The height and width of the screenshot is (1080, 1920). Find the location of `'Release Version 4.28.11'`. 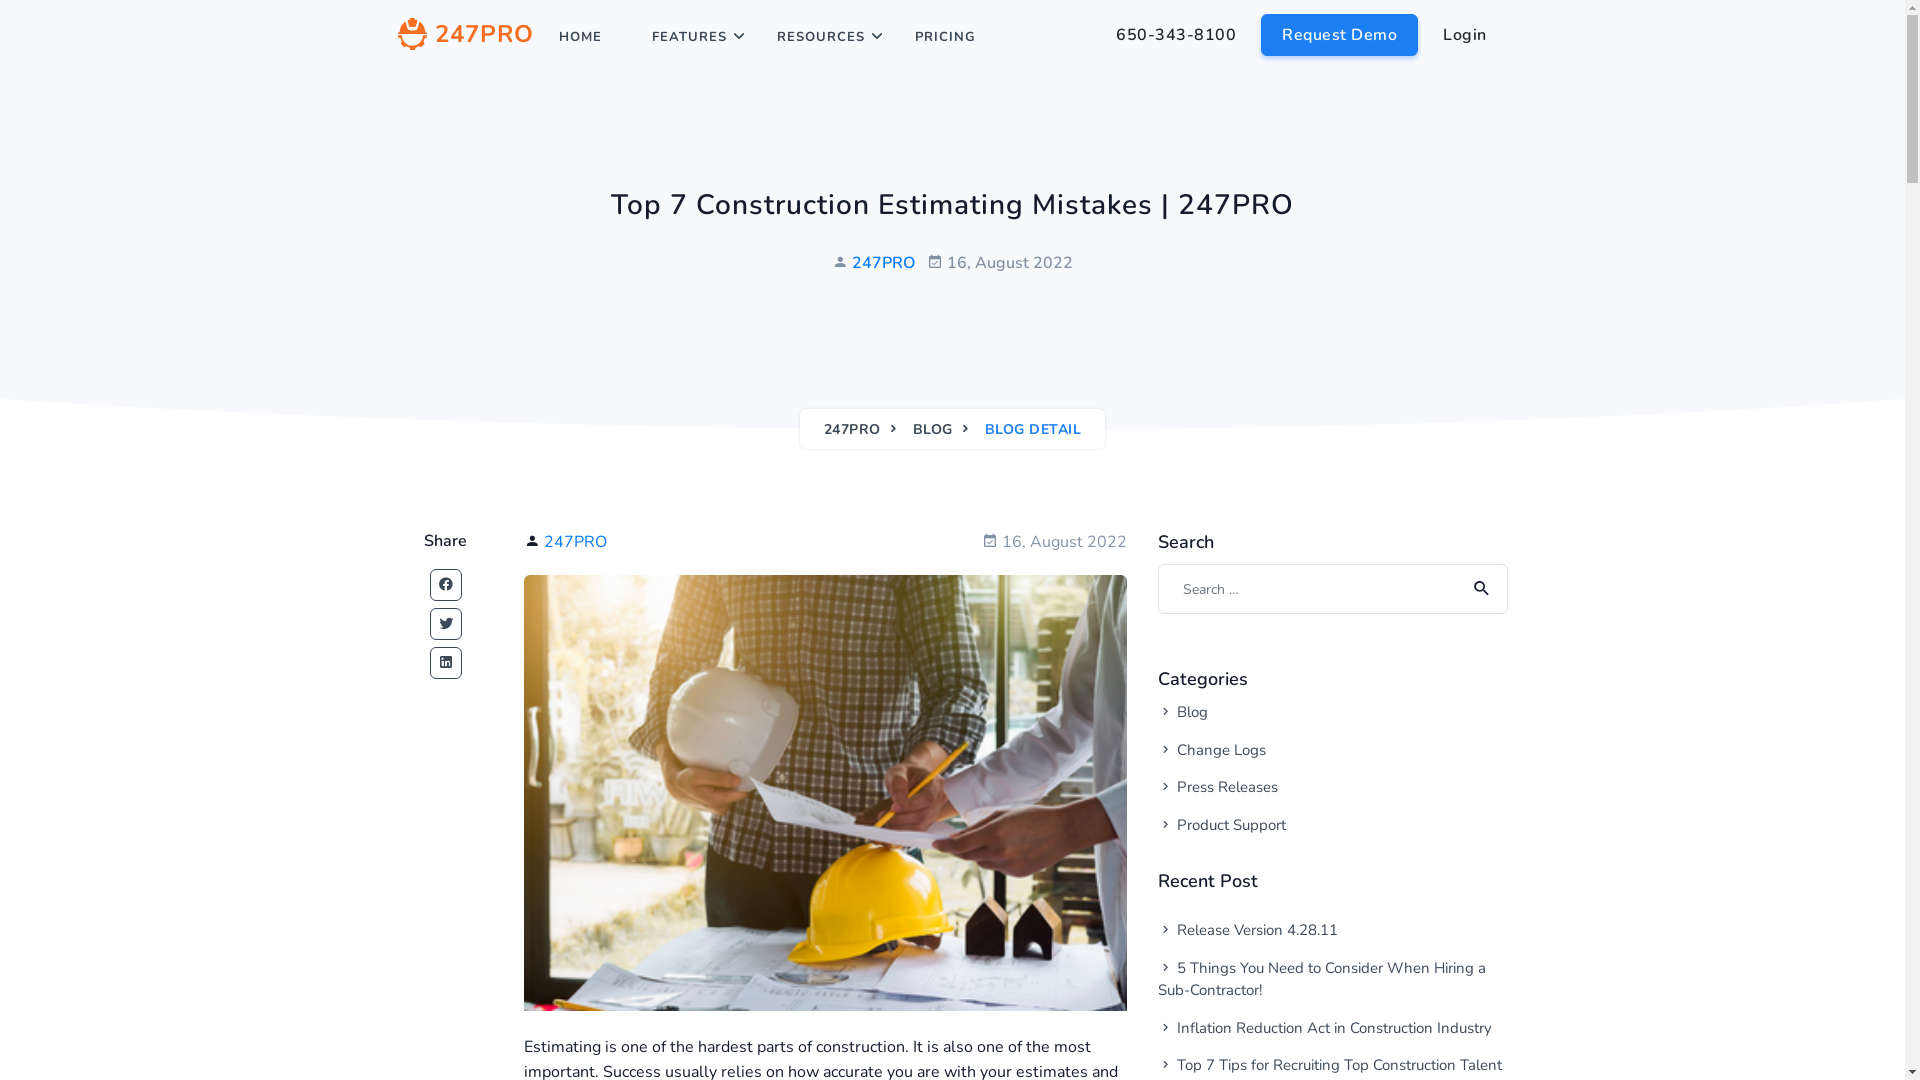

'Release Version 4.28.11' is located at coordinates (1333, 930).